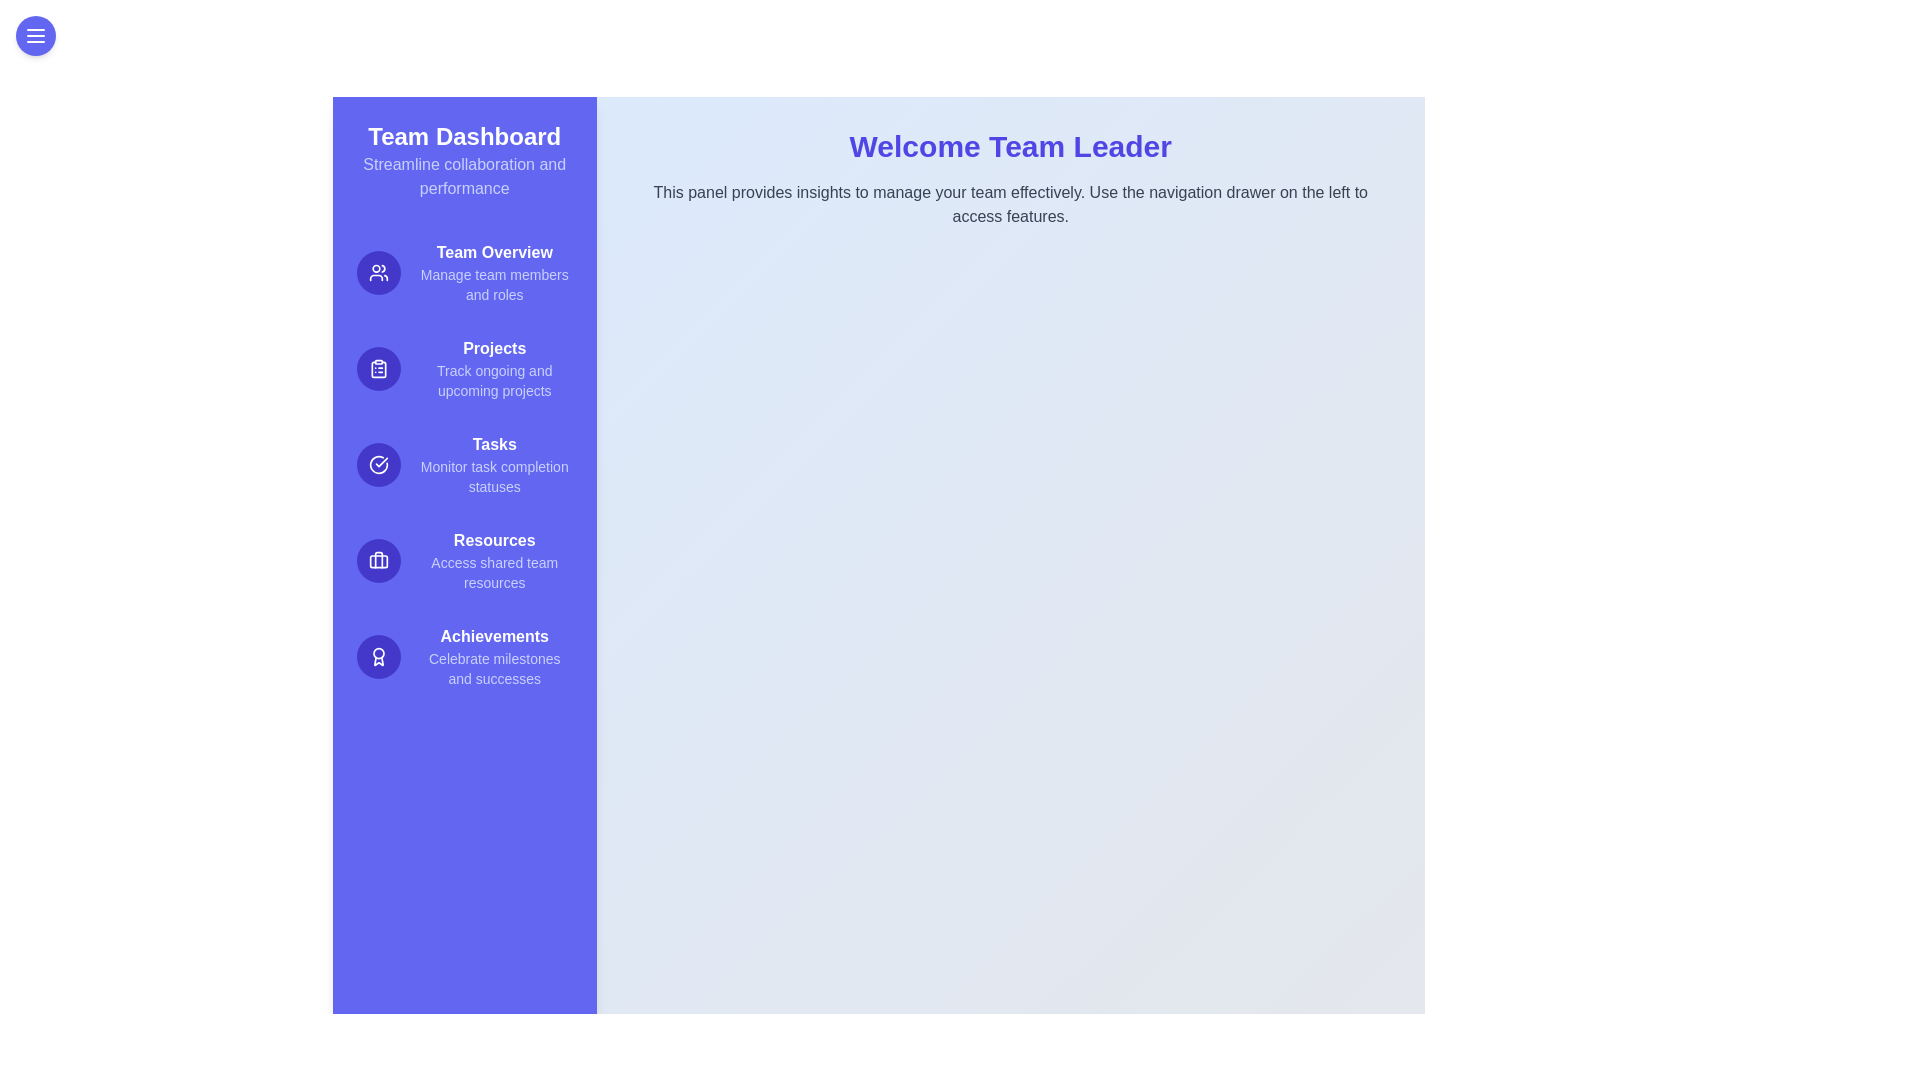 The width and height of the screenshot is (1920, 1080). What do you see at coordinates (463, 560) in the screenshot?
I see `the menu item Resources to see its hover effect` at bounding box center [463, 560].